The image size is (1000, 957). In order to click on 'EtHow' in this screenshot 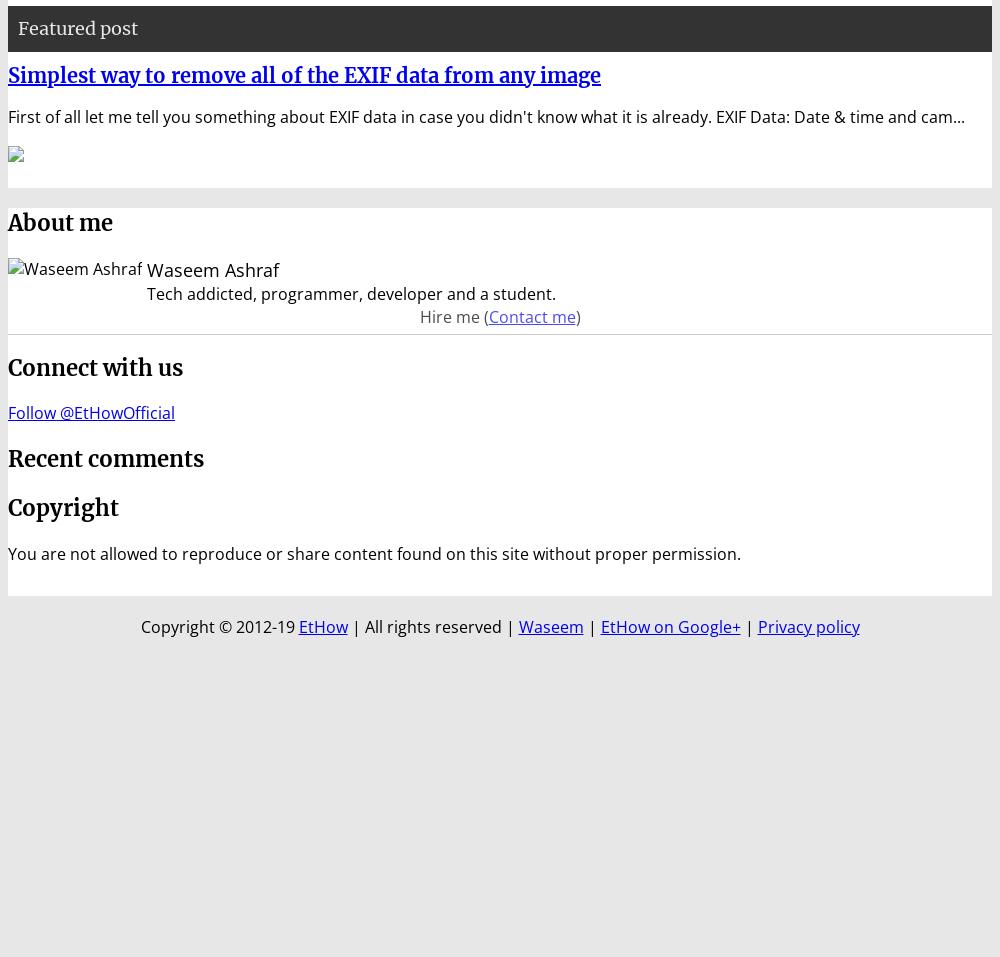, I will do `click(298, 624)`.